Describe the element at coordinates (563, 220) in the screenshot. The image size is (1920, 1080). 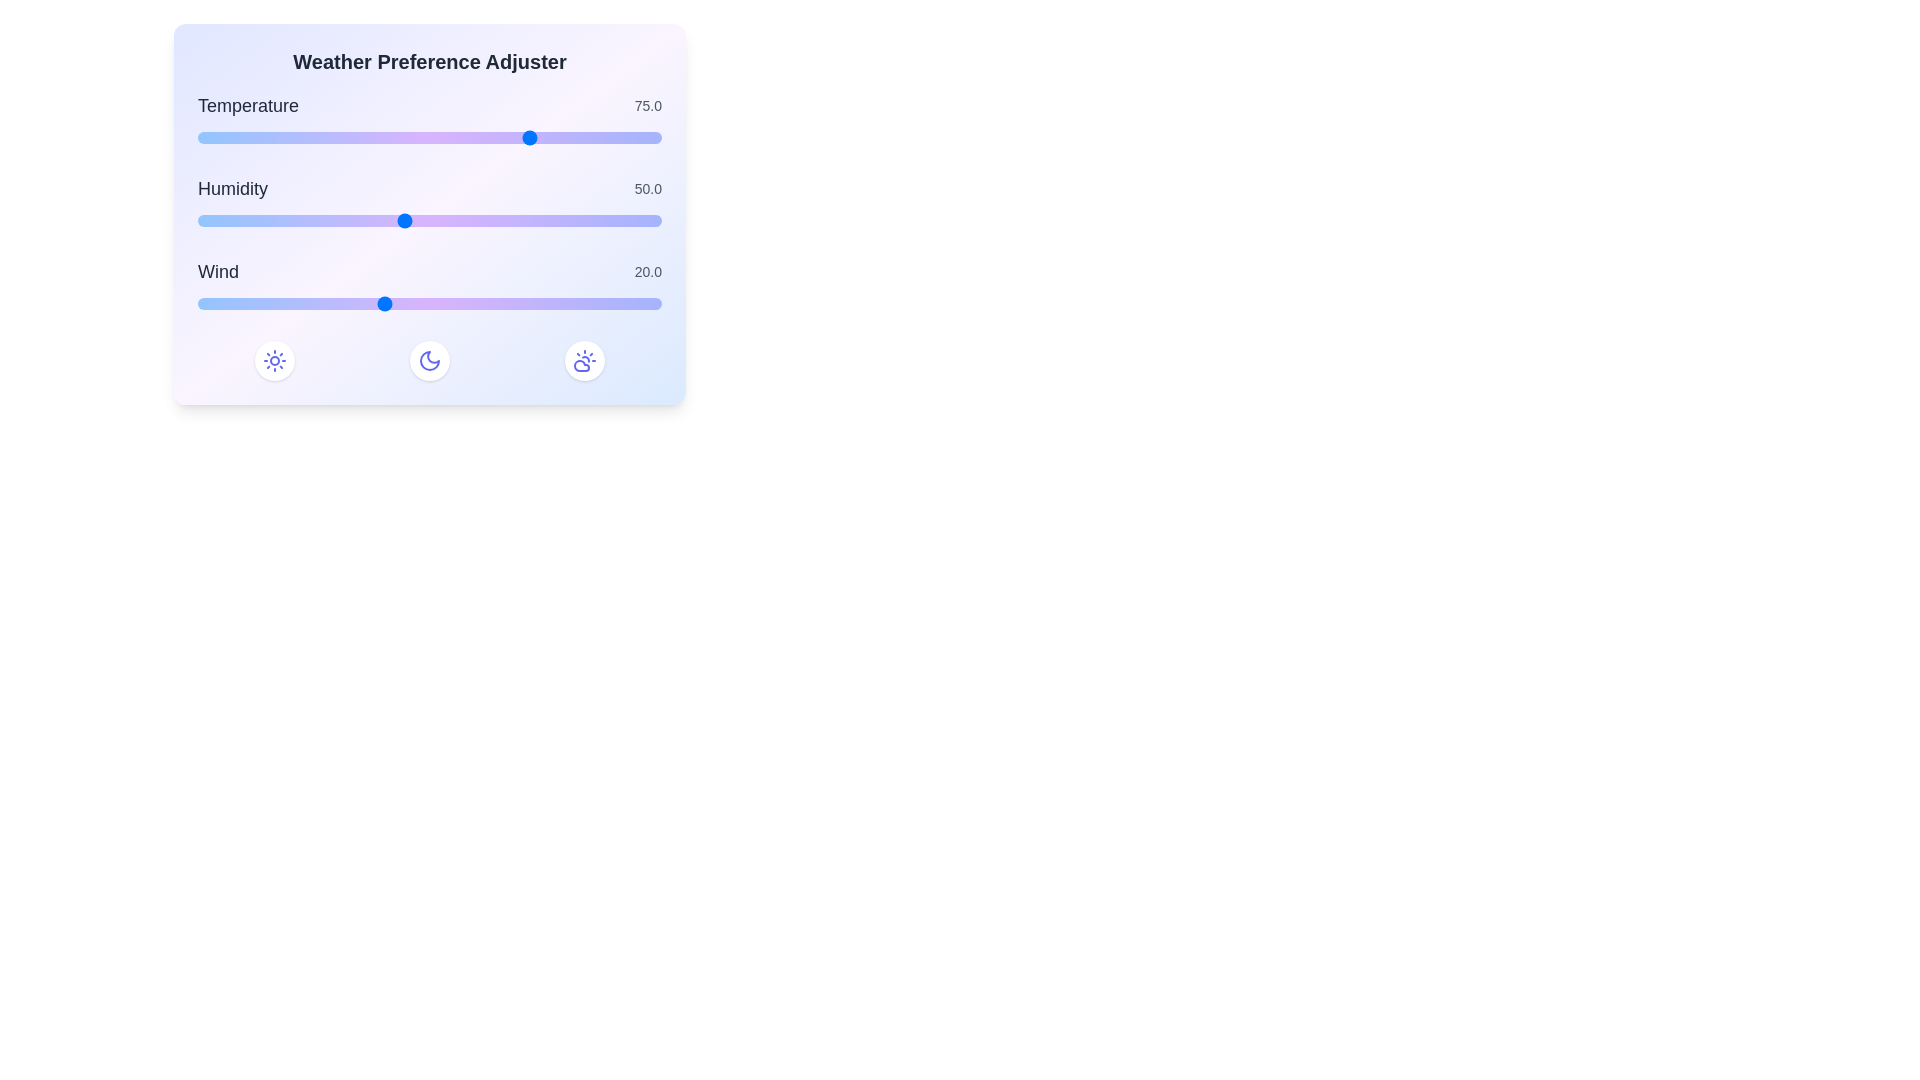
I see `the humidity value` at that location.